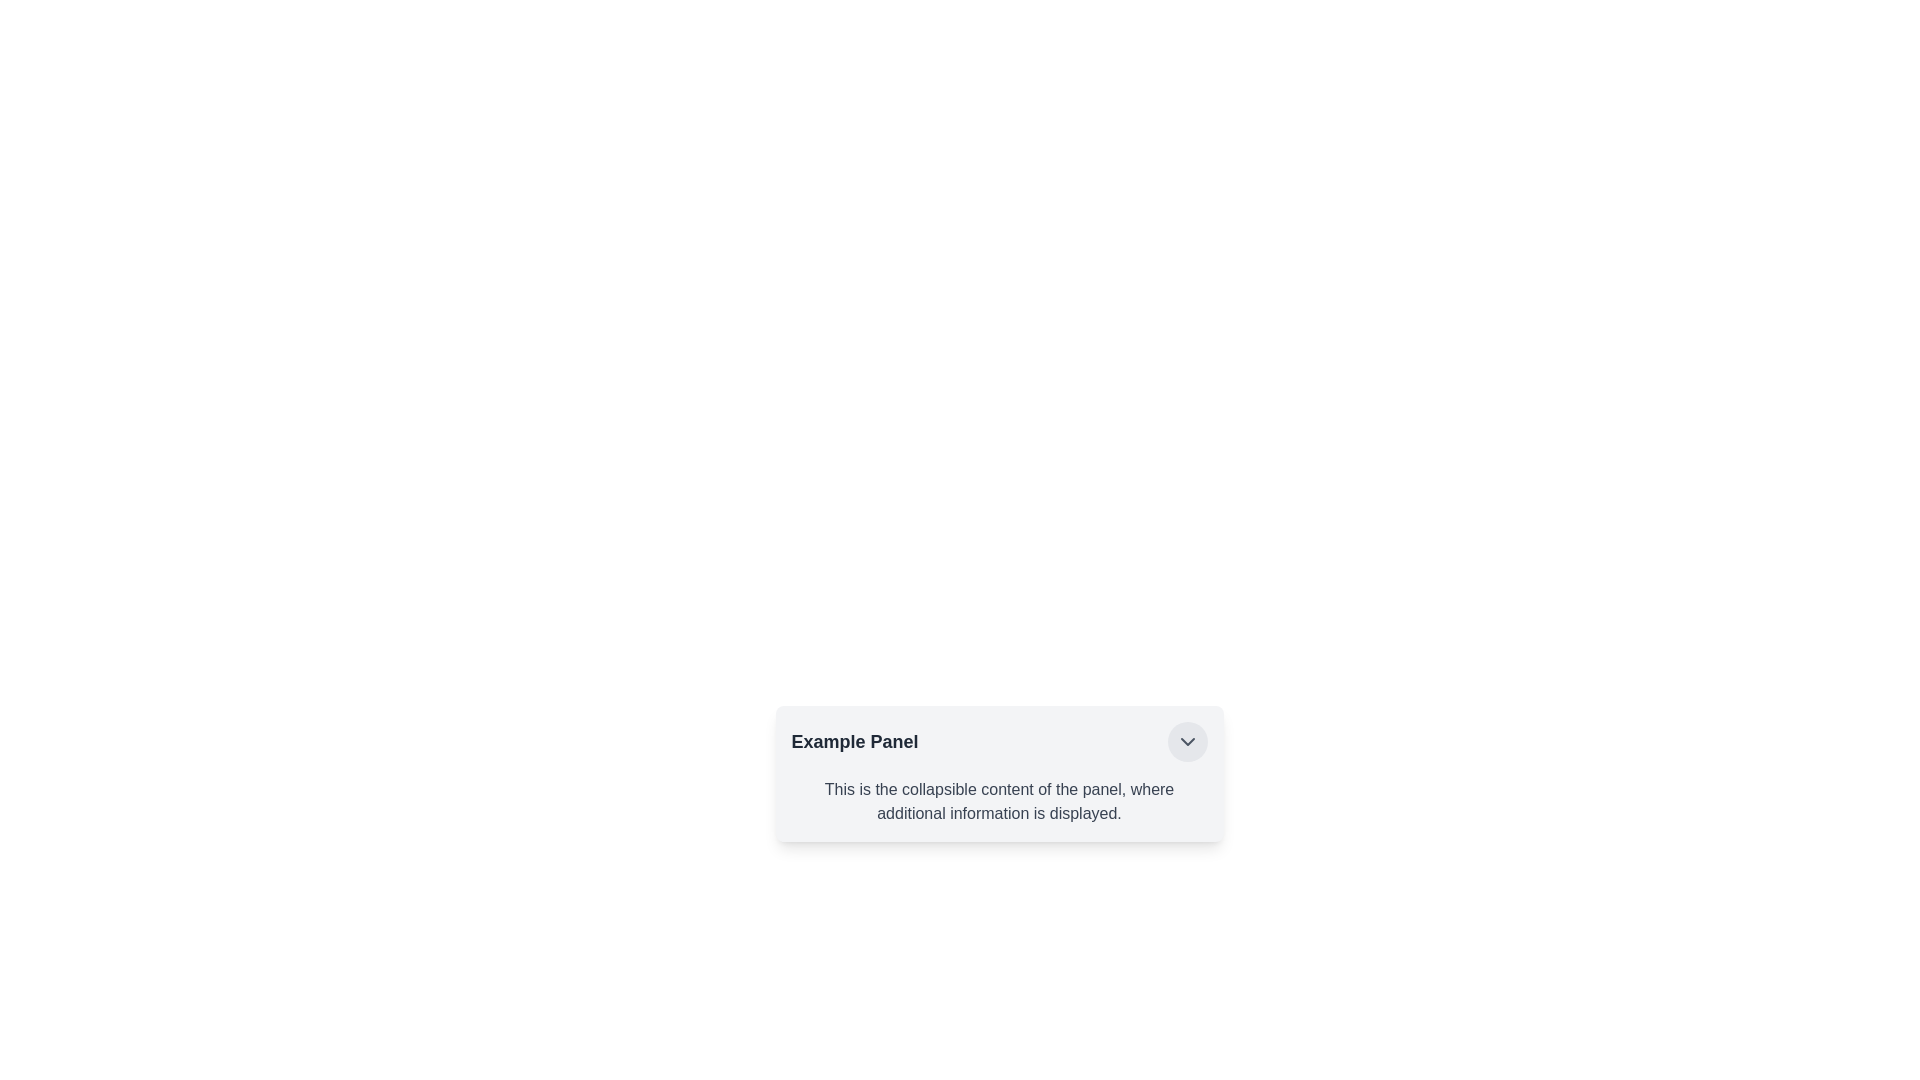 The height and width of the screenshot is (1080, 1920). Describe the element at coordinates (999, 801) in the screenshot. I see `the descriptive text element that provides contextual information below the header 'Example Panel' and the control toggle icon` at that location.